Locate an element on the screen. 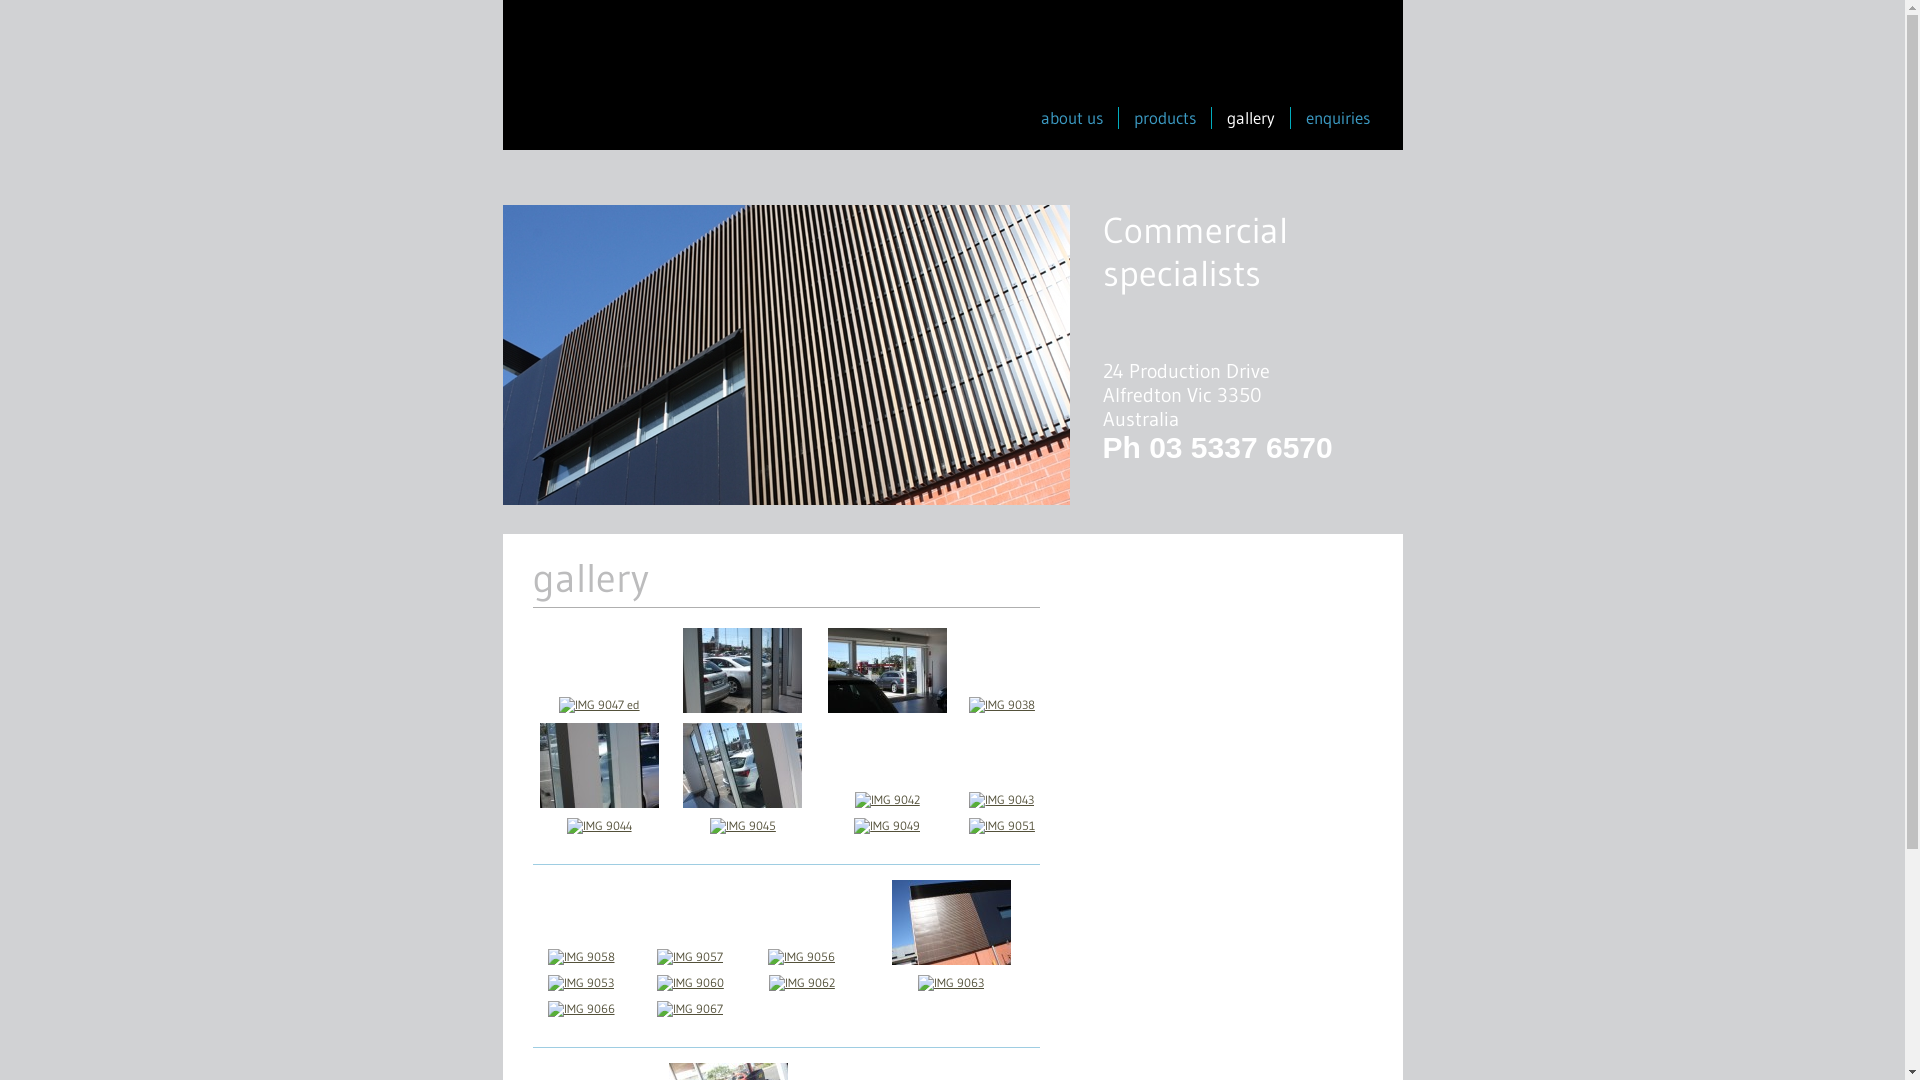 Image resolution: width=1920 pixels, height=1080 pixels. 'products' is located at coordinates (1165, 118).